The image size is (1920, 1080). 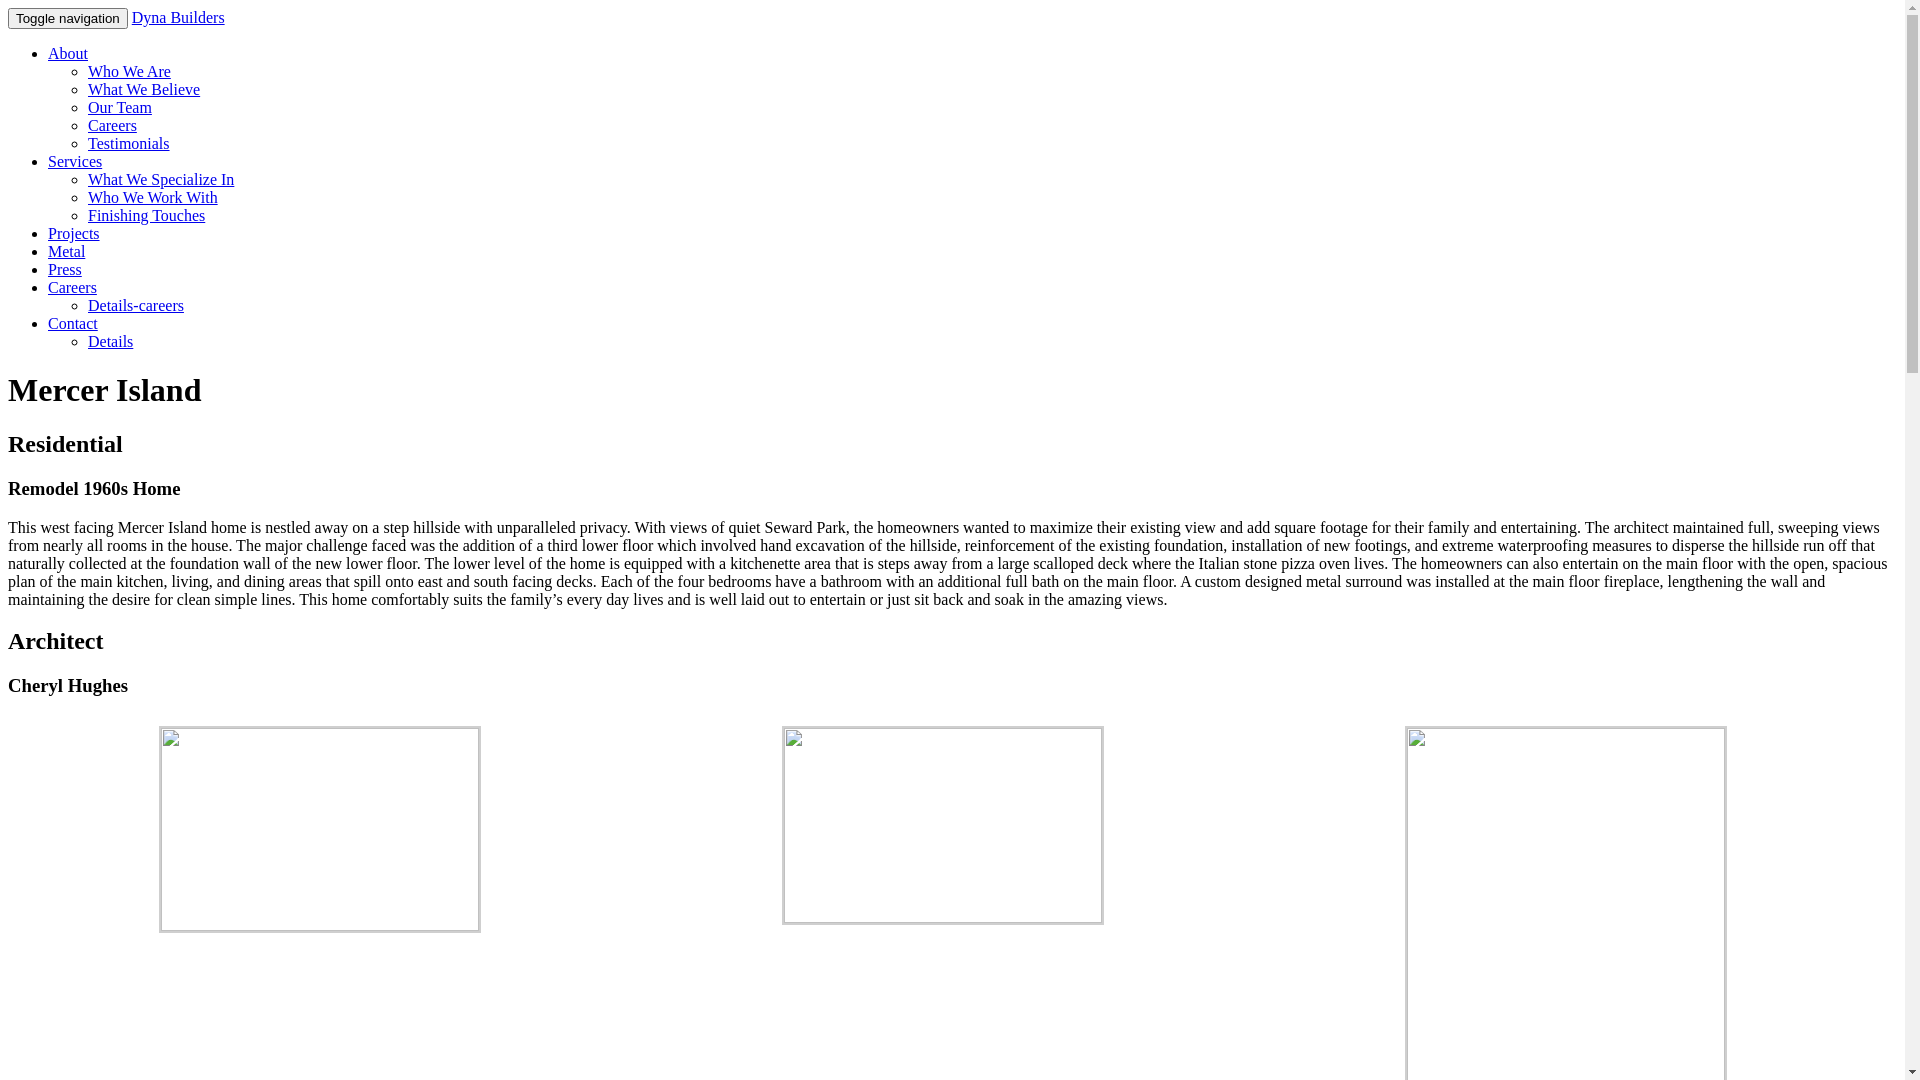 What do you see at coordinates (86, 142) in the screenshot?
I see `'Testimonials'` at bounding box center [86, 142].